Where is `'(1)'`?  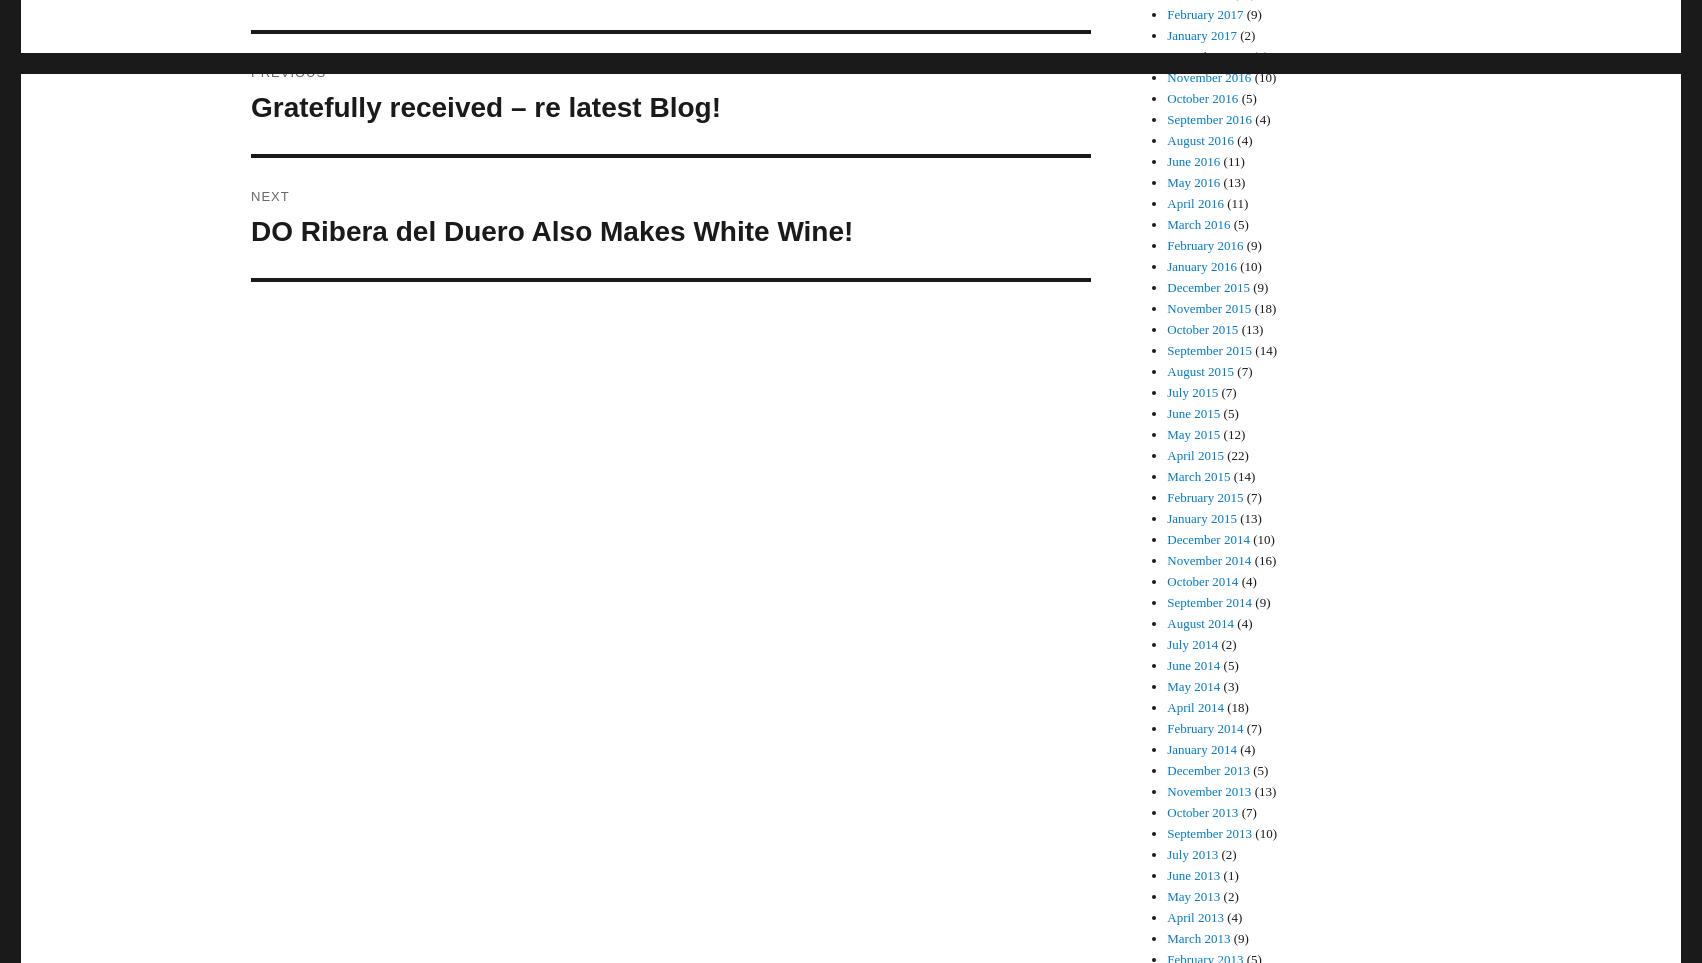
'(1)' is located at coordinates (1229, 875).